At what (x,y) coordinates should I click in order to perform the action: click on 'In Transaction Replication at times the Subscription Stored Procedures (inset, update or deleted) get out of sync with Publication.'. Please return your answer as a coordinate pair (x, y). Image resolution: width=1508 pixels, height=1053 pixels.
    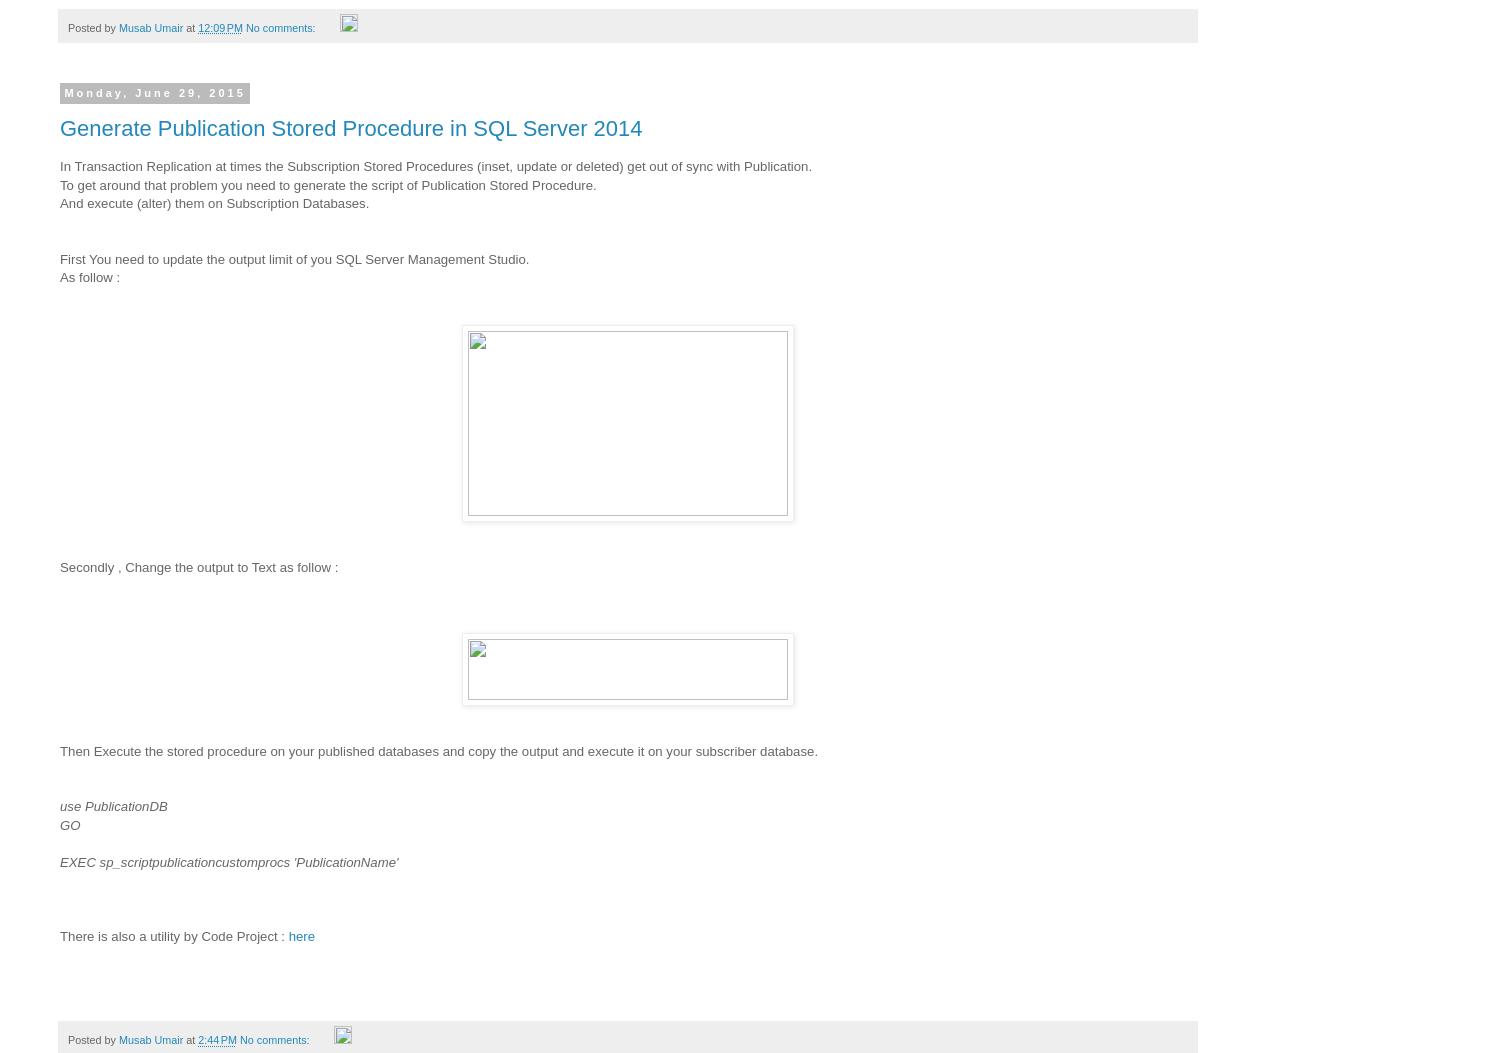
    Looking at the image, I should click on (437, 165).